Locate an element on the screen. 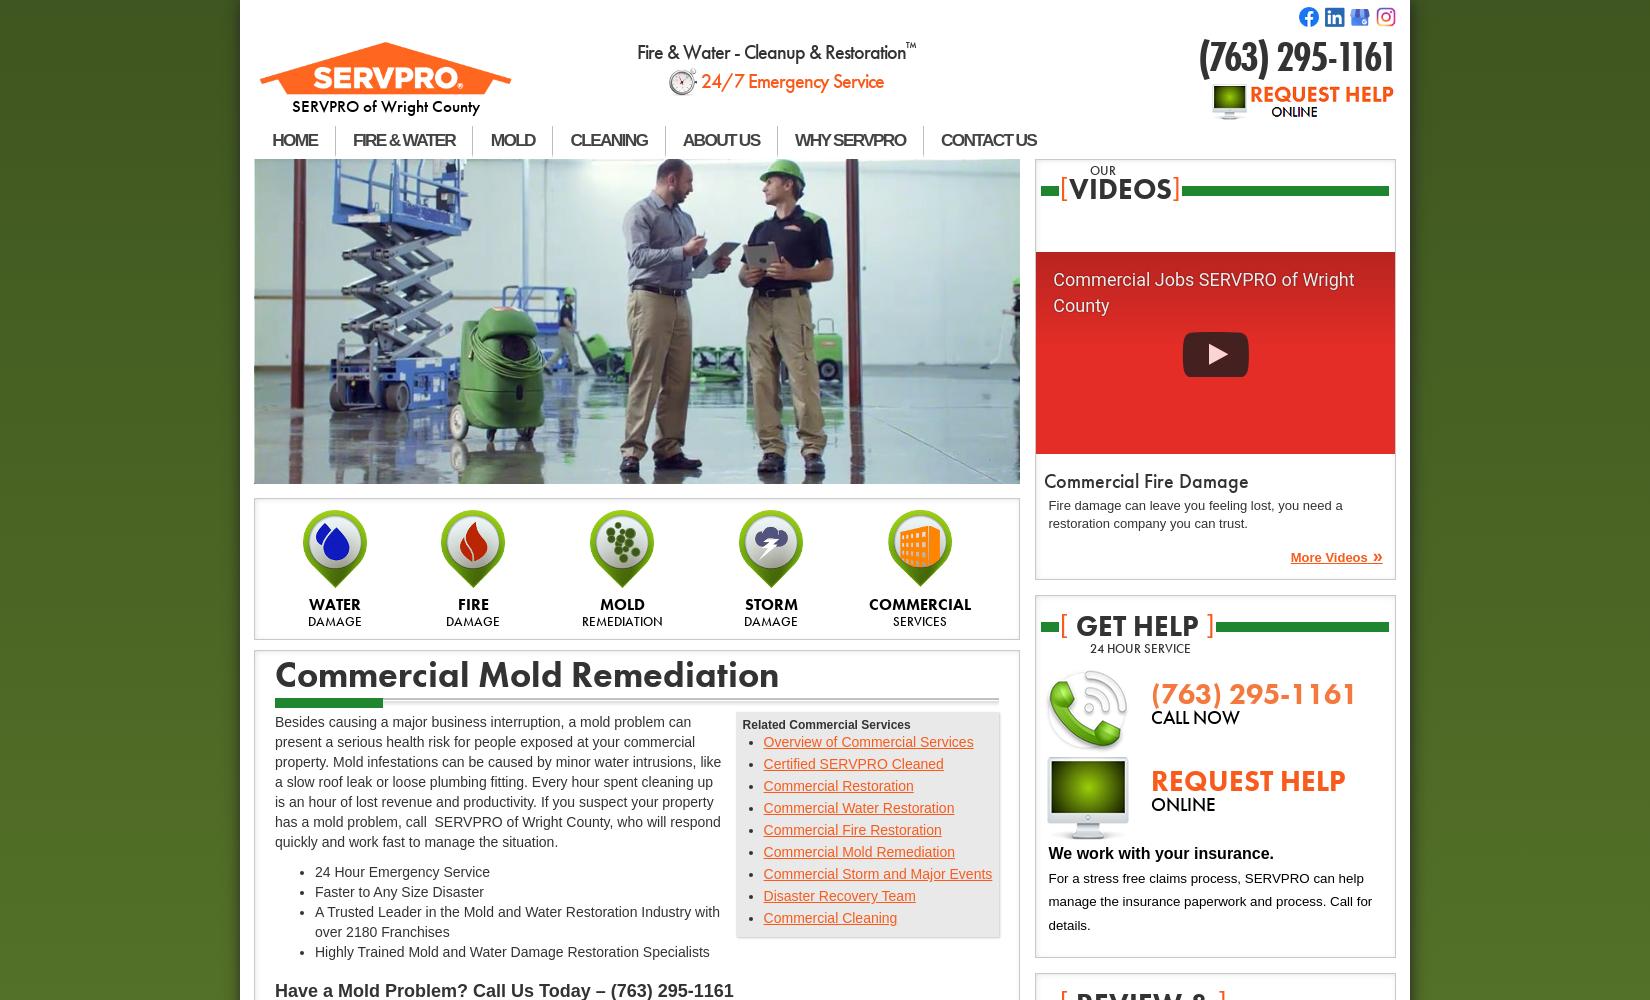  'FIRE & WATER' is located at coordinates (403, 140).